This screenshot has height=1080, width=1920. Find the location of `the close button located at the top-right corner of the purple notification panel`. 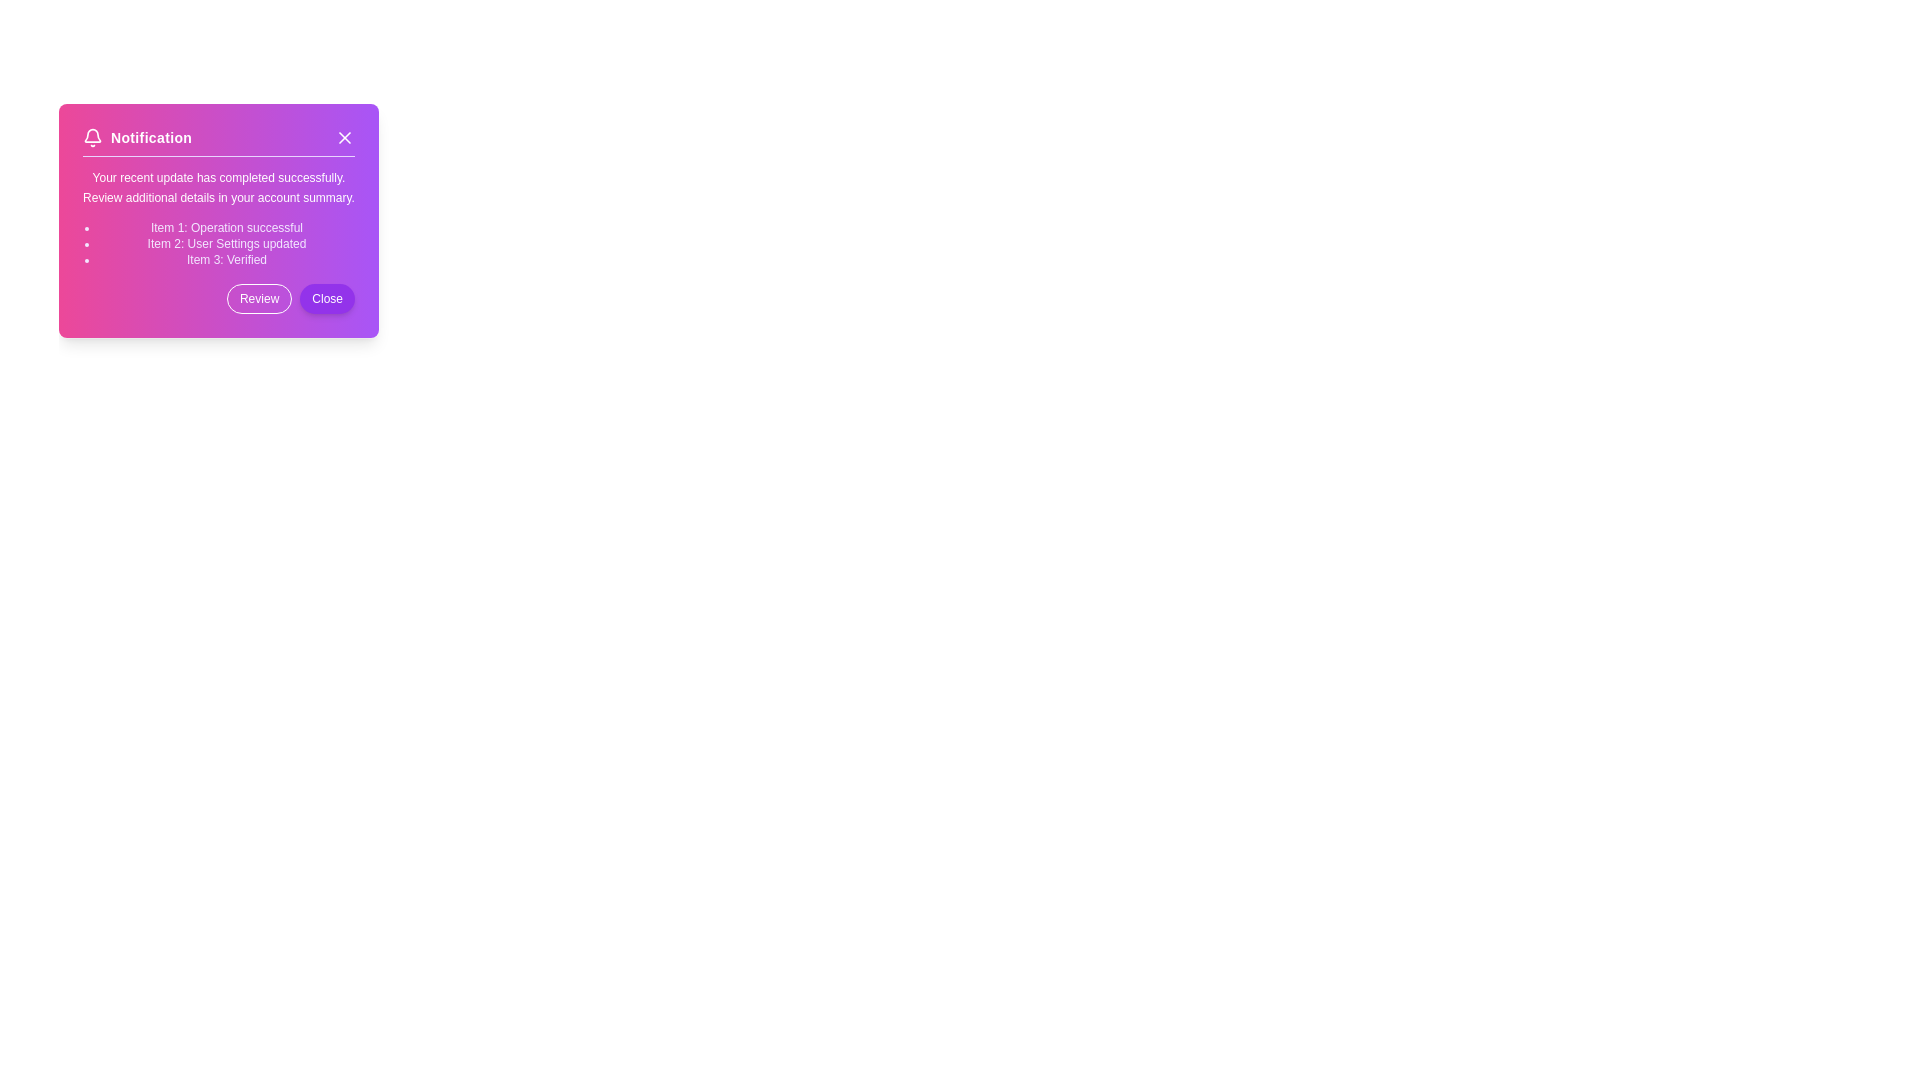

the close button located at the top-right corner of the purple notification panel is located at coordinates (345, 137).